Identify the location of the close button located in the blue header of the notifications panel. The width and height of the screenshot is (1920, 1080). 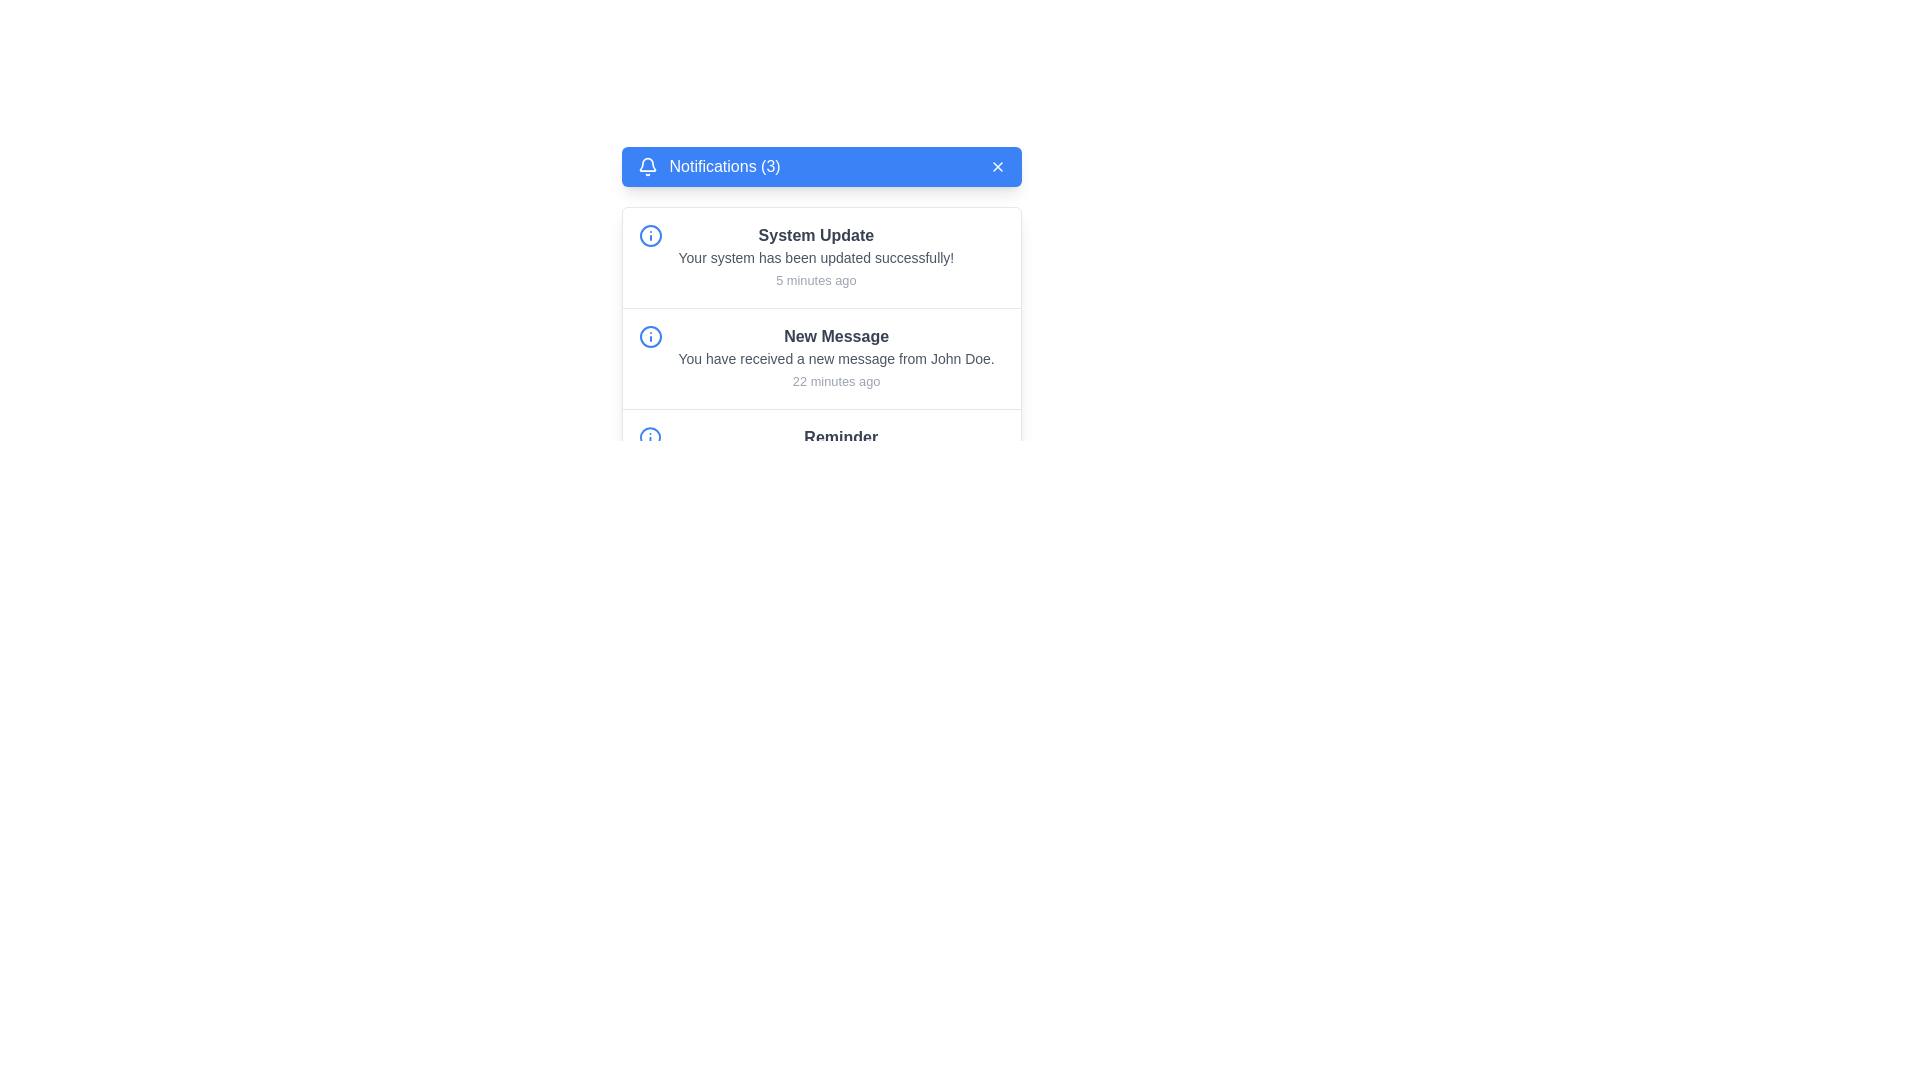
(997, 165).